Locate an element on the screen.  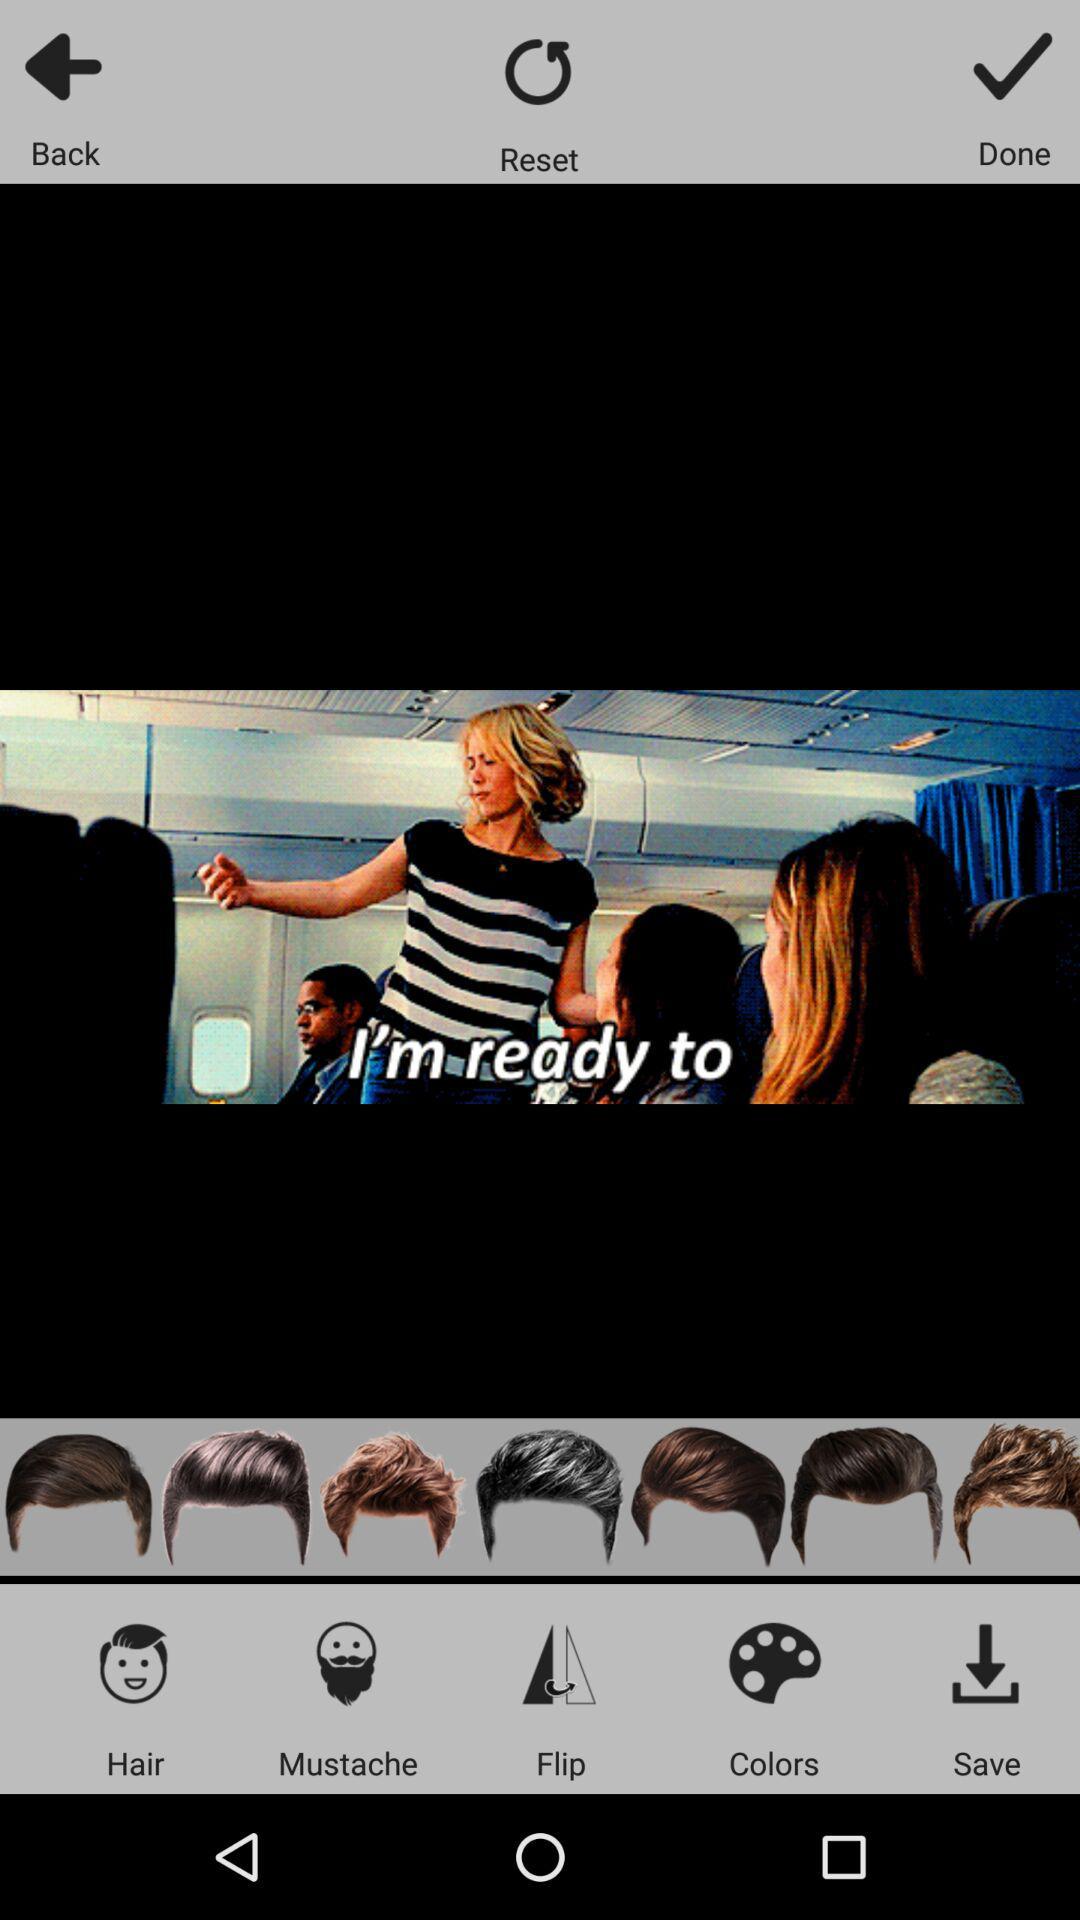
image hair setting is located at coordinates (393, 1497).